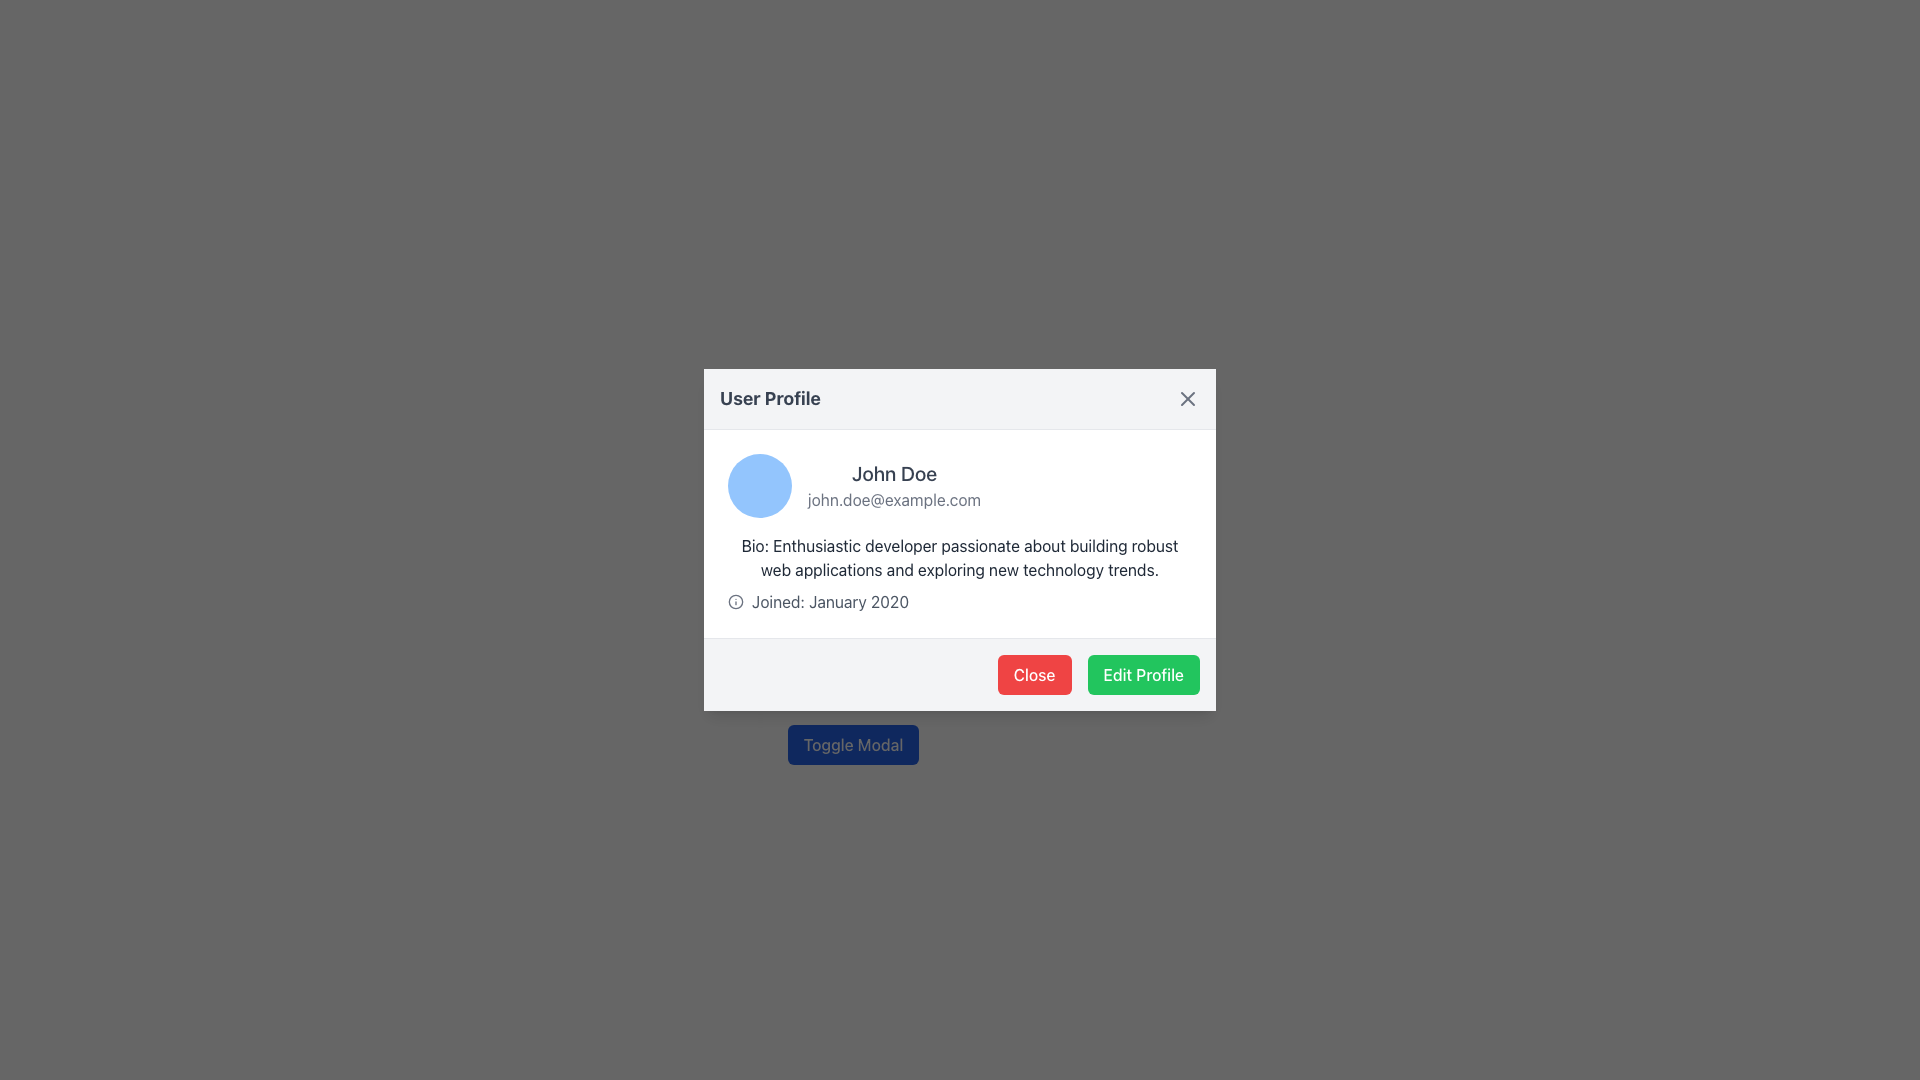 The height and width of the screenshot is (1080, 1920). Describe the element at coordinates (893, 499) in the screenshot. I see `the gray-colored text displaying the email address 'john.doe@example.com', which is positioned directly below the name 'John Doe' in the profile card` at that location.